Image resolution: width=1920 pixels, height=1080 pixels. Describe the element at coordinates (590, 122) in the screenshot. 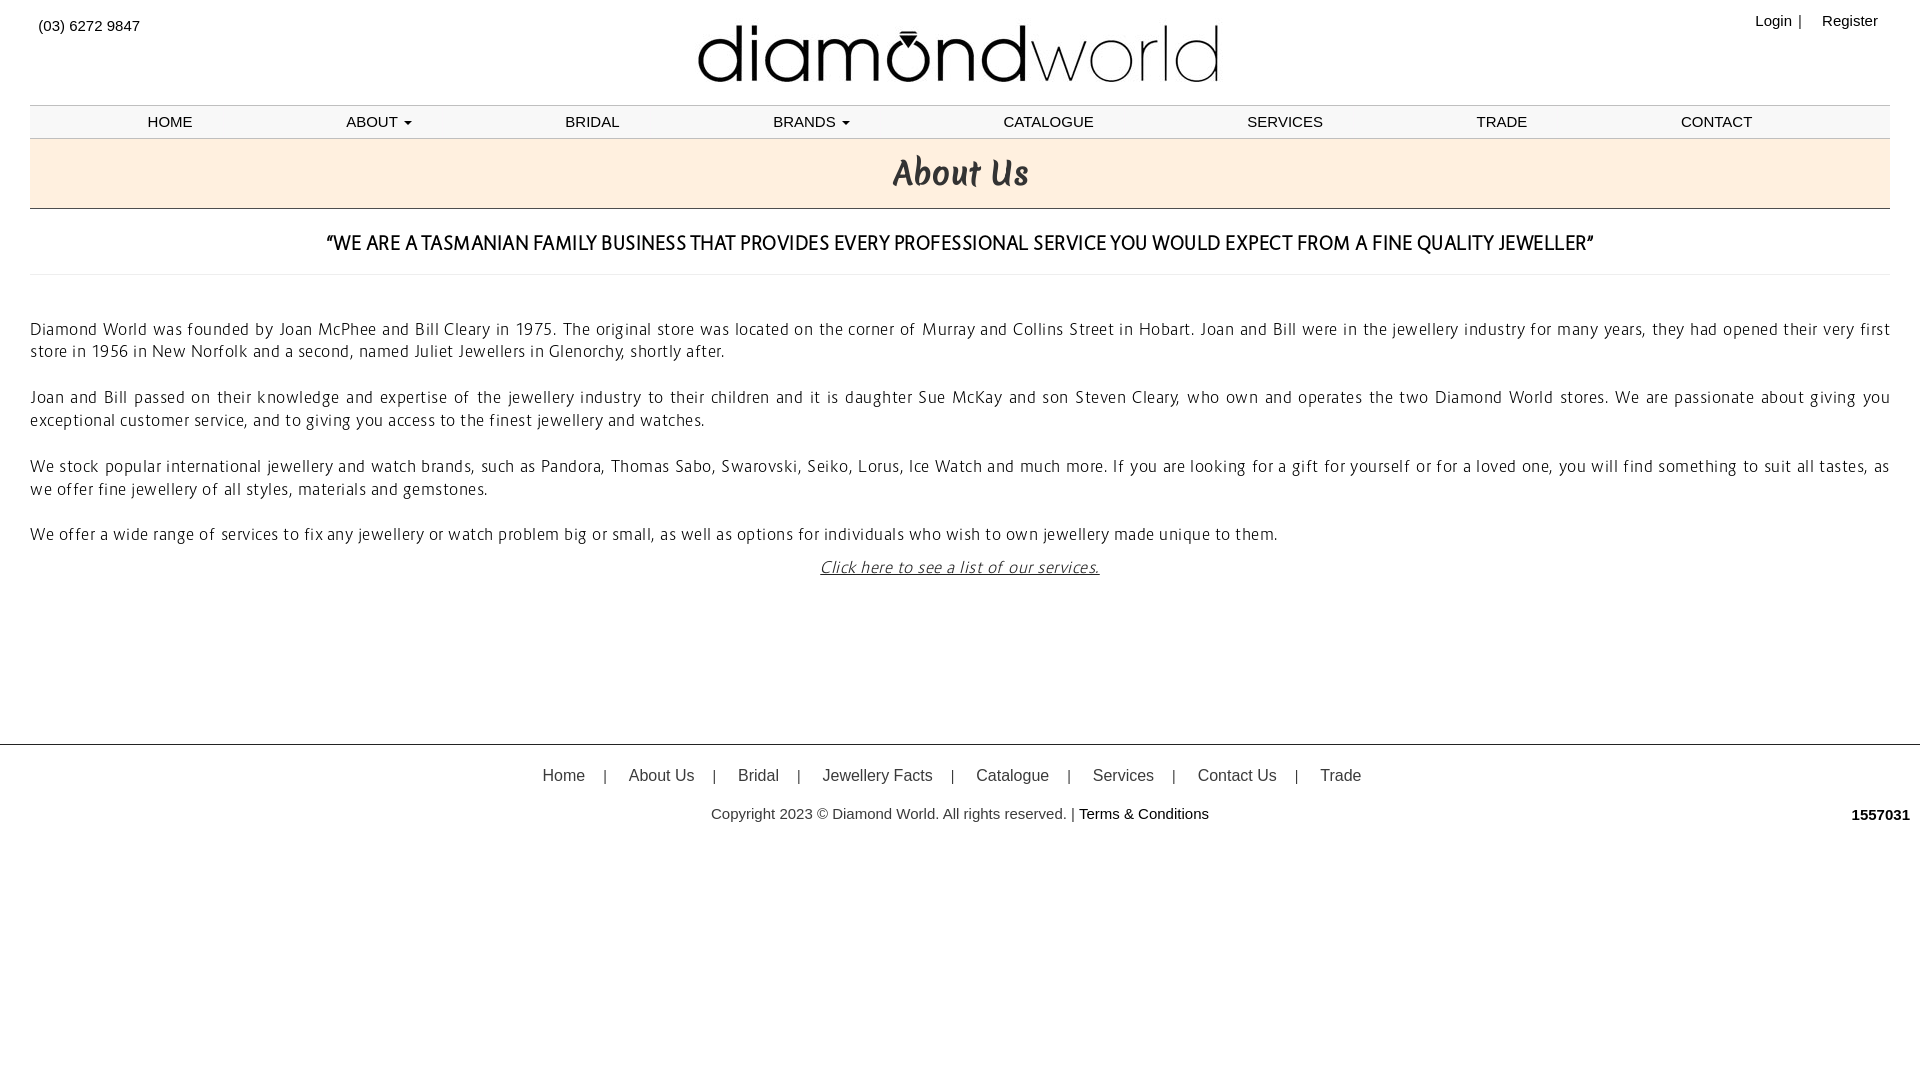

I see `'BRIDAL'` at that location.